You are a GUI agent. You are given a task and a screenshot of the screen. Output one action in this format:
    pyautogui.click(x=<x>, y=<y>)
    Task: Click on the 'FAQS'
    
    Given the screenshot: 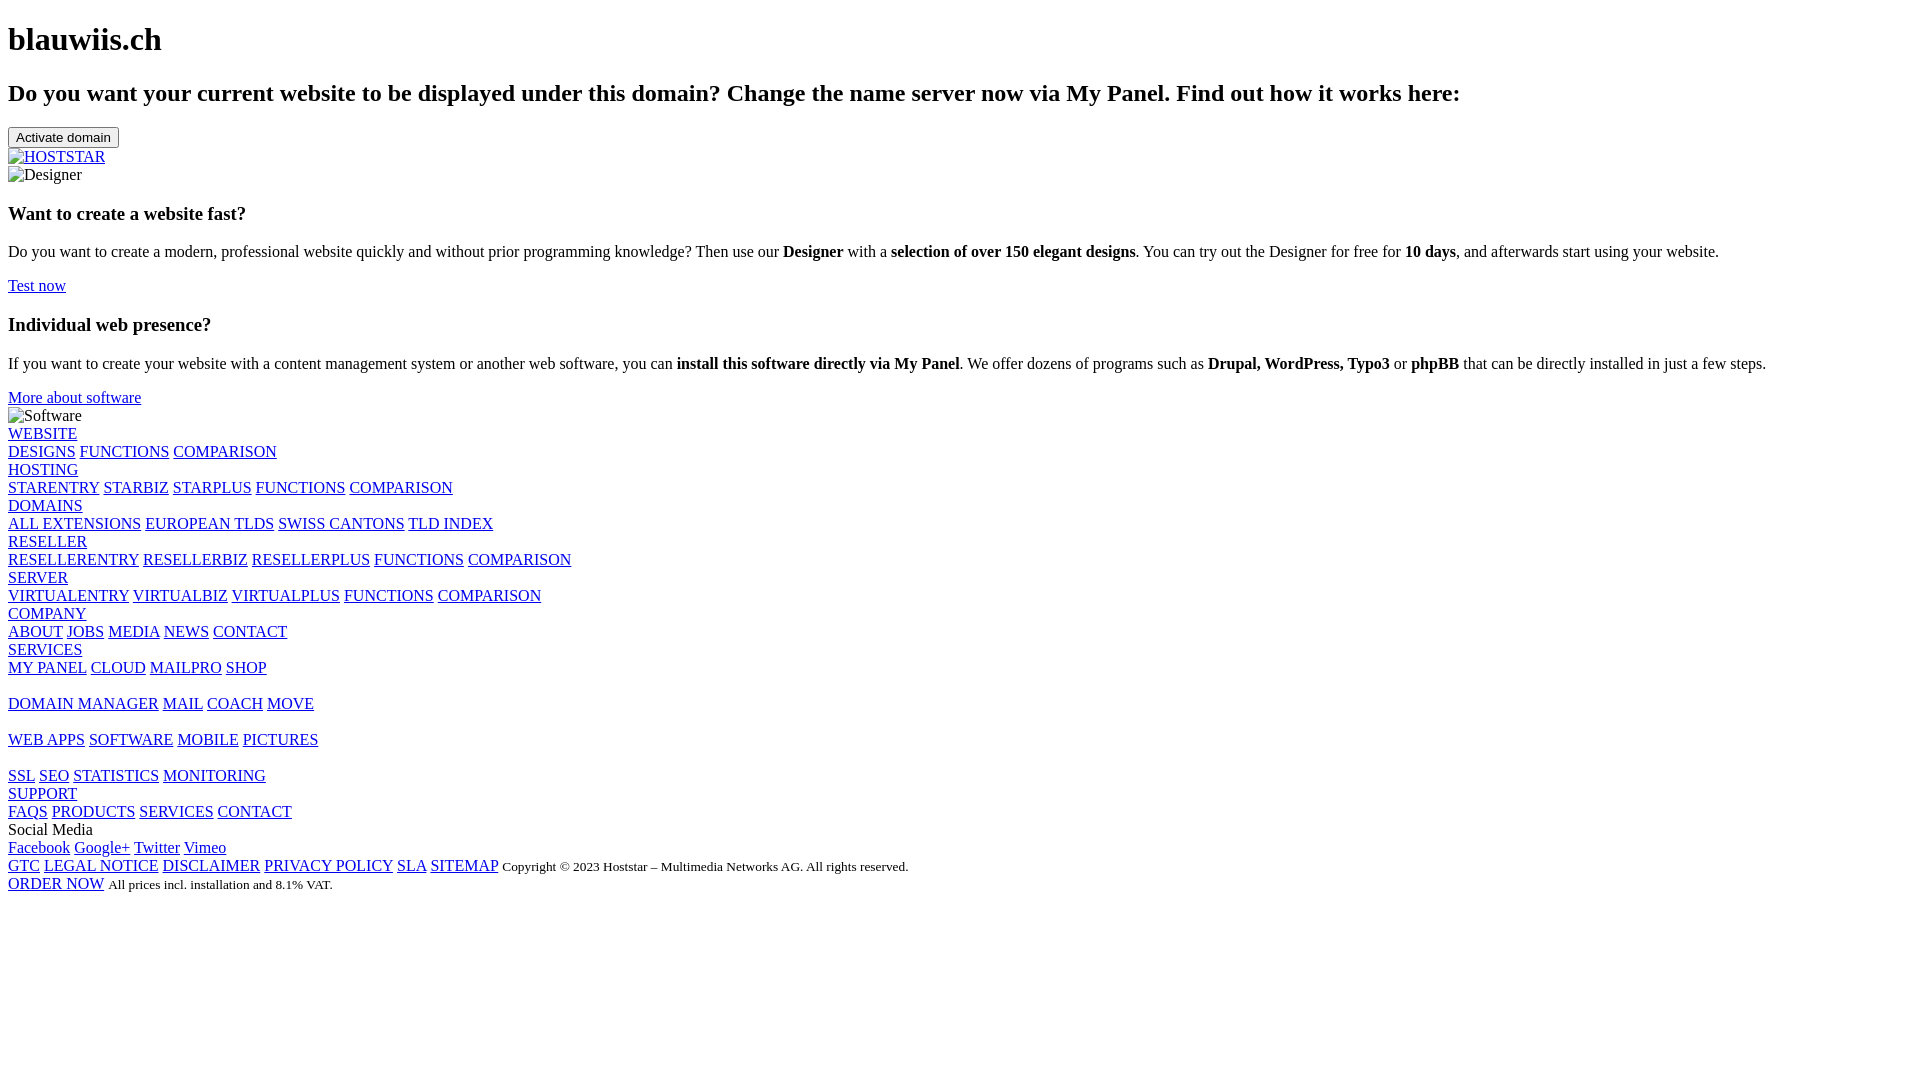 What is the action you would take?
    pyautogui.click(x=28, y=811)
    